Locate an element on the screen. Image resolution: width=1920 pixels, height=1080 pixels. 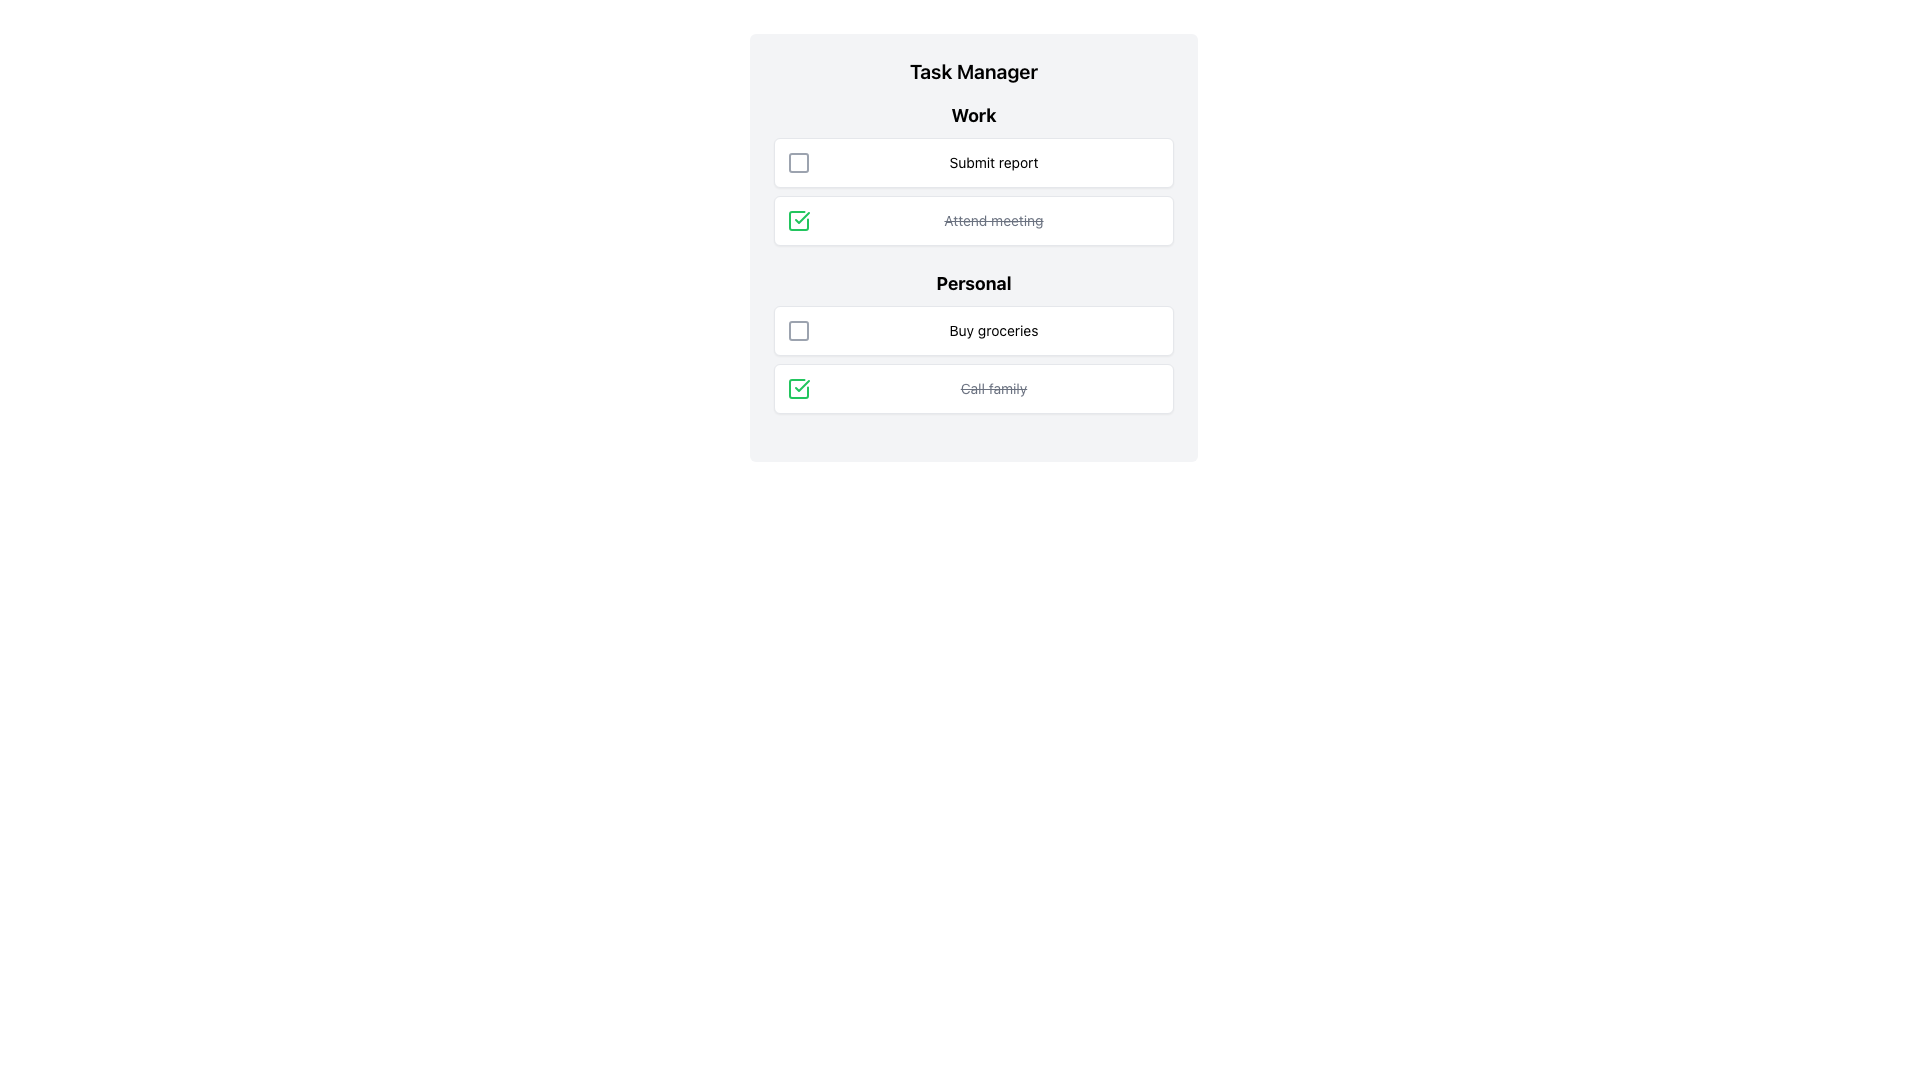
Text Label that serves as a title for the personal tasks, located beneath the 'Work' heading and preceding the list of personal duties is located at coordinates (974, 284).